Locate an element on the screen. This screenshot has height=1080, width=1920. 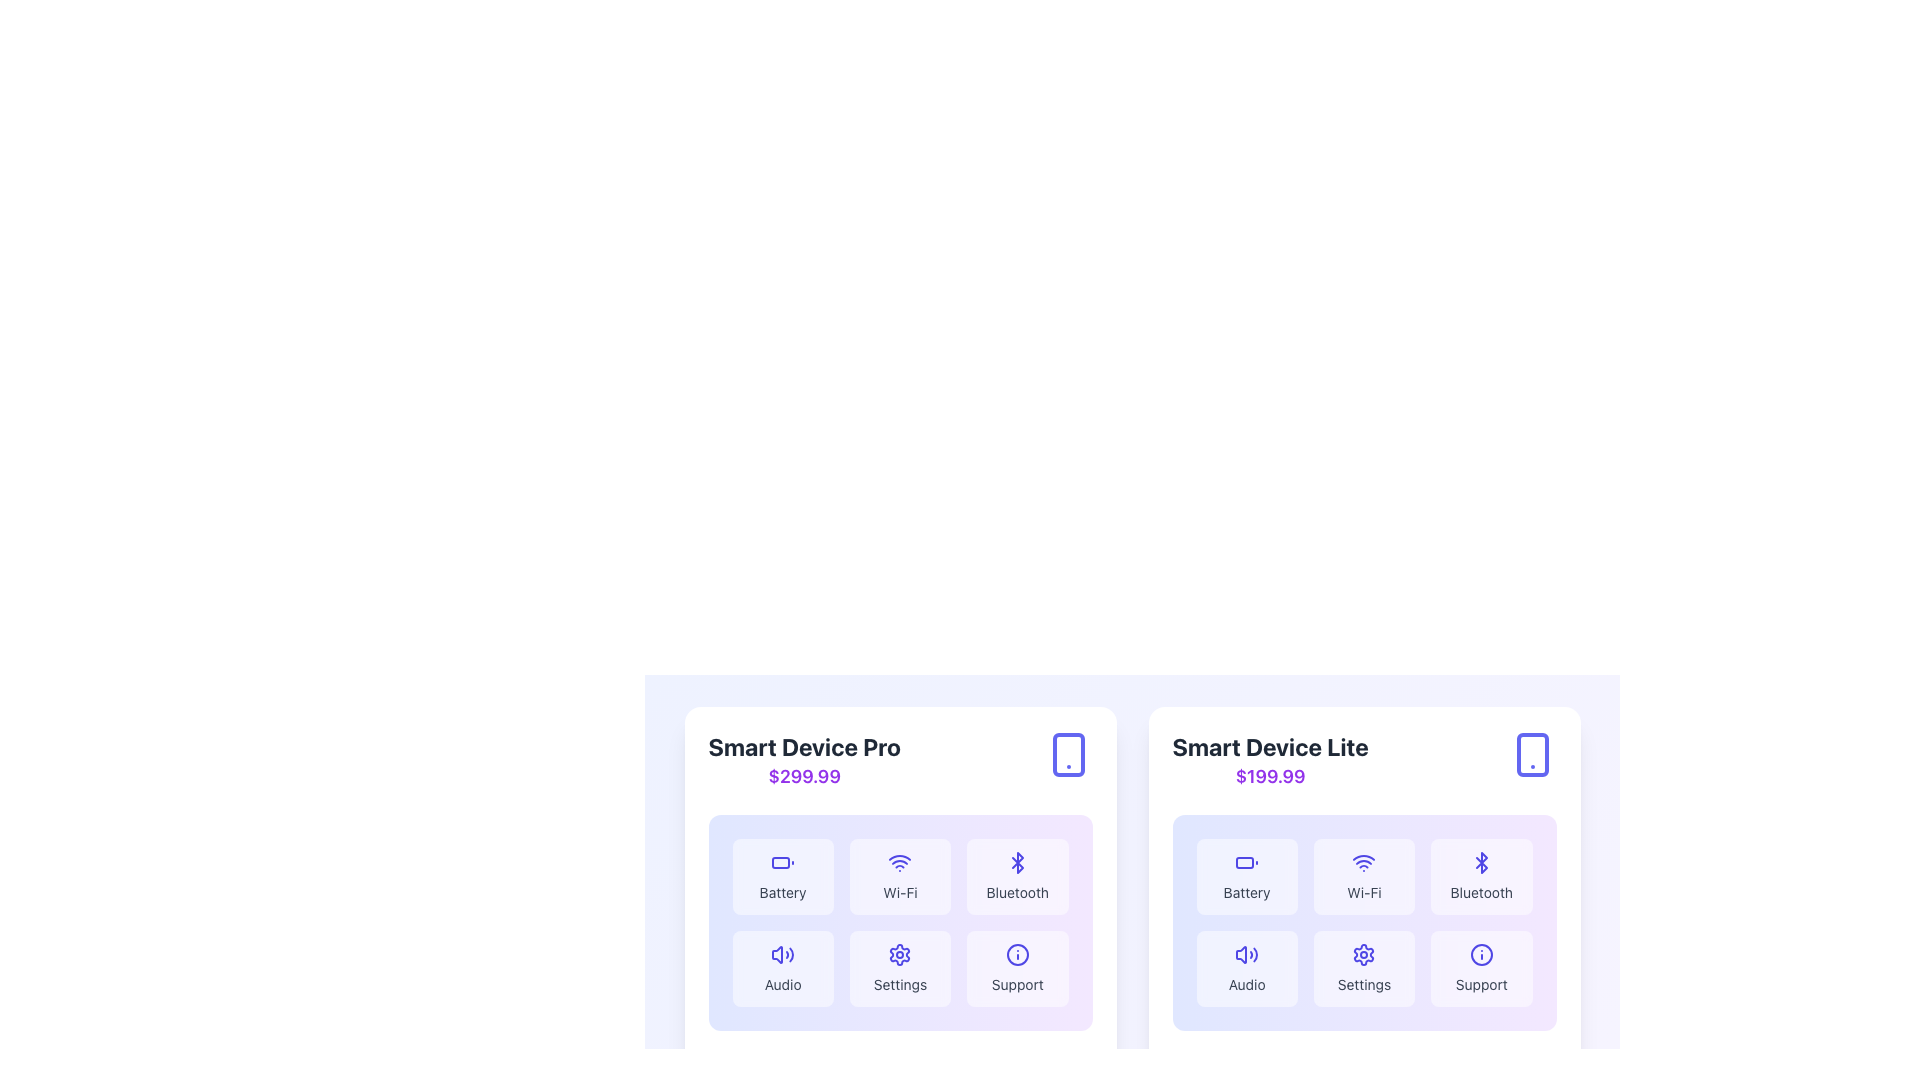
the price label displaying '$199.99' in bold purple font, located directly below the heading 'Smart Device Lite' within the card titled 'Smart Device Lite' is located at coordinates (1269, 775).